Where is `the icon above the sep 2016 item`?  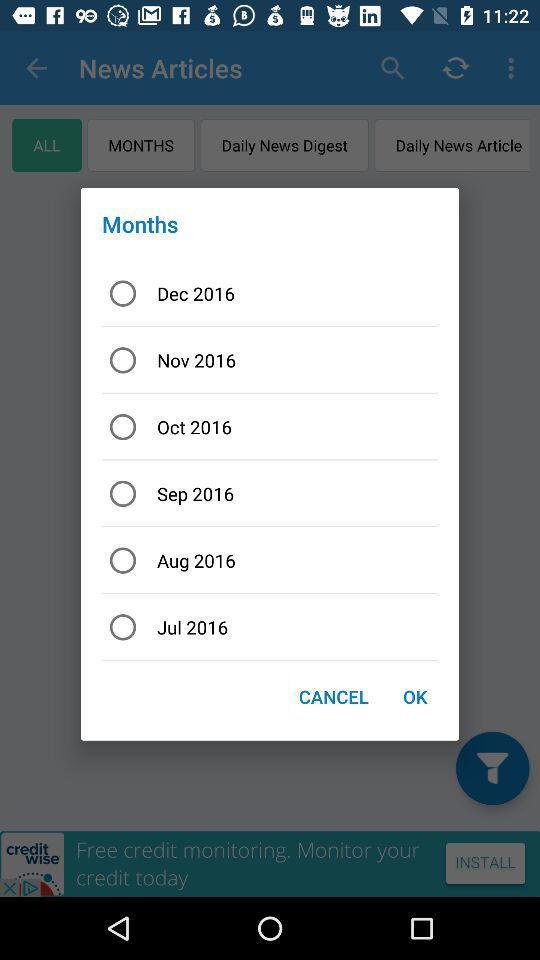 the icon above the sep 2016 item is located at coordinates (270, 427).